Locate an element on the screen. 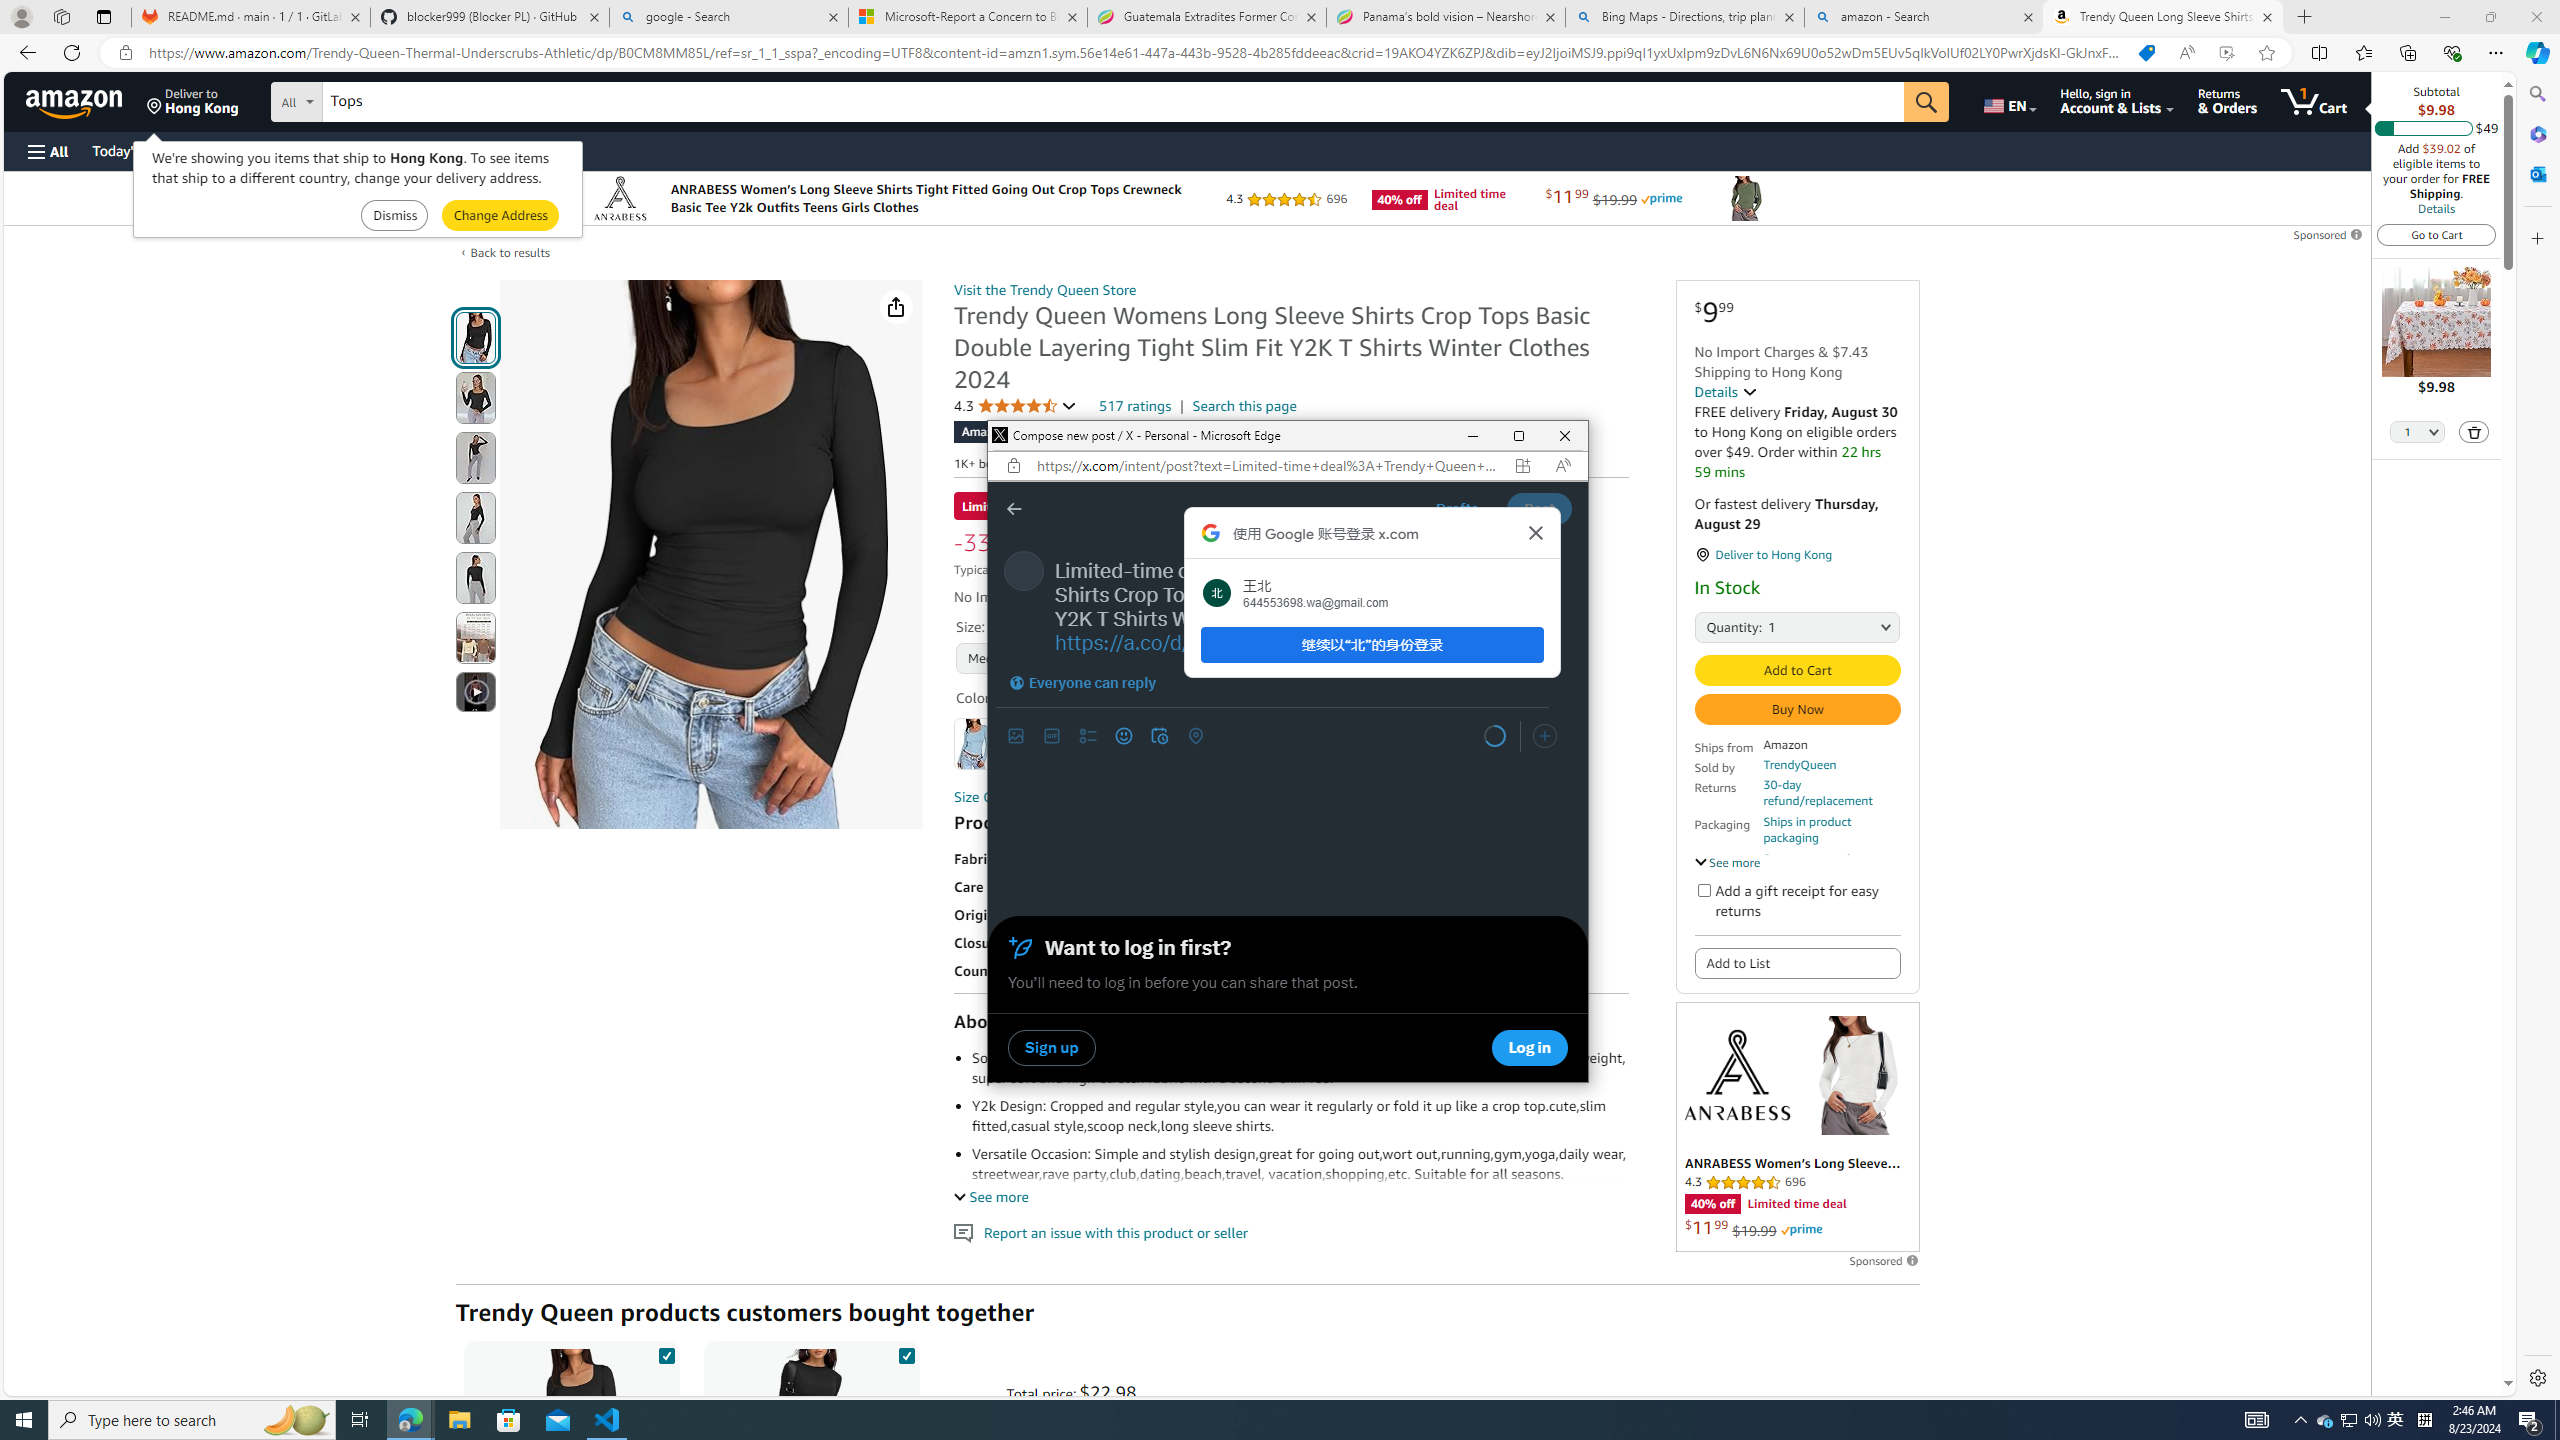 The height and width of the screenshot is (1440, 2560). 'Show desktop' is located at coordinates (2556, 1418).